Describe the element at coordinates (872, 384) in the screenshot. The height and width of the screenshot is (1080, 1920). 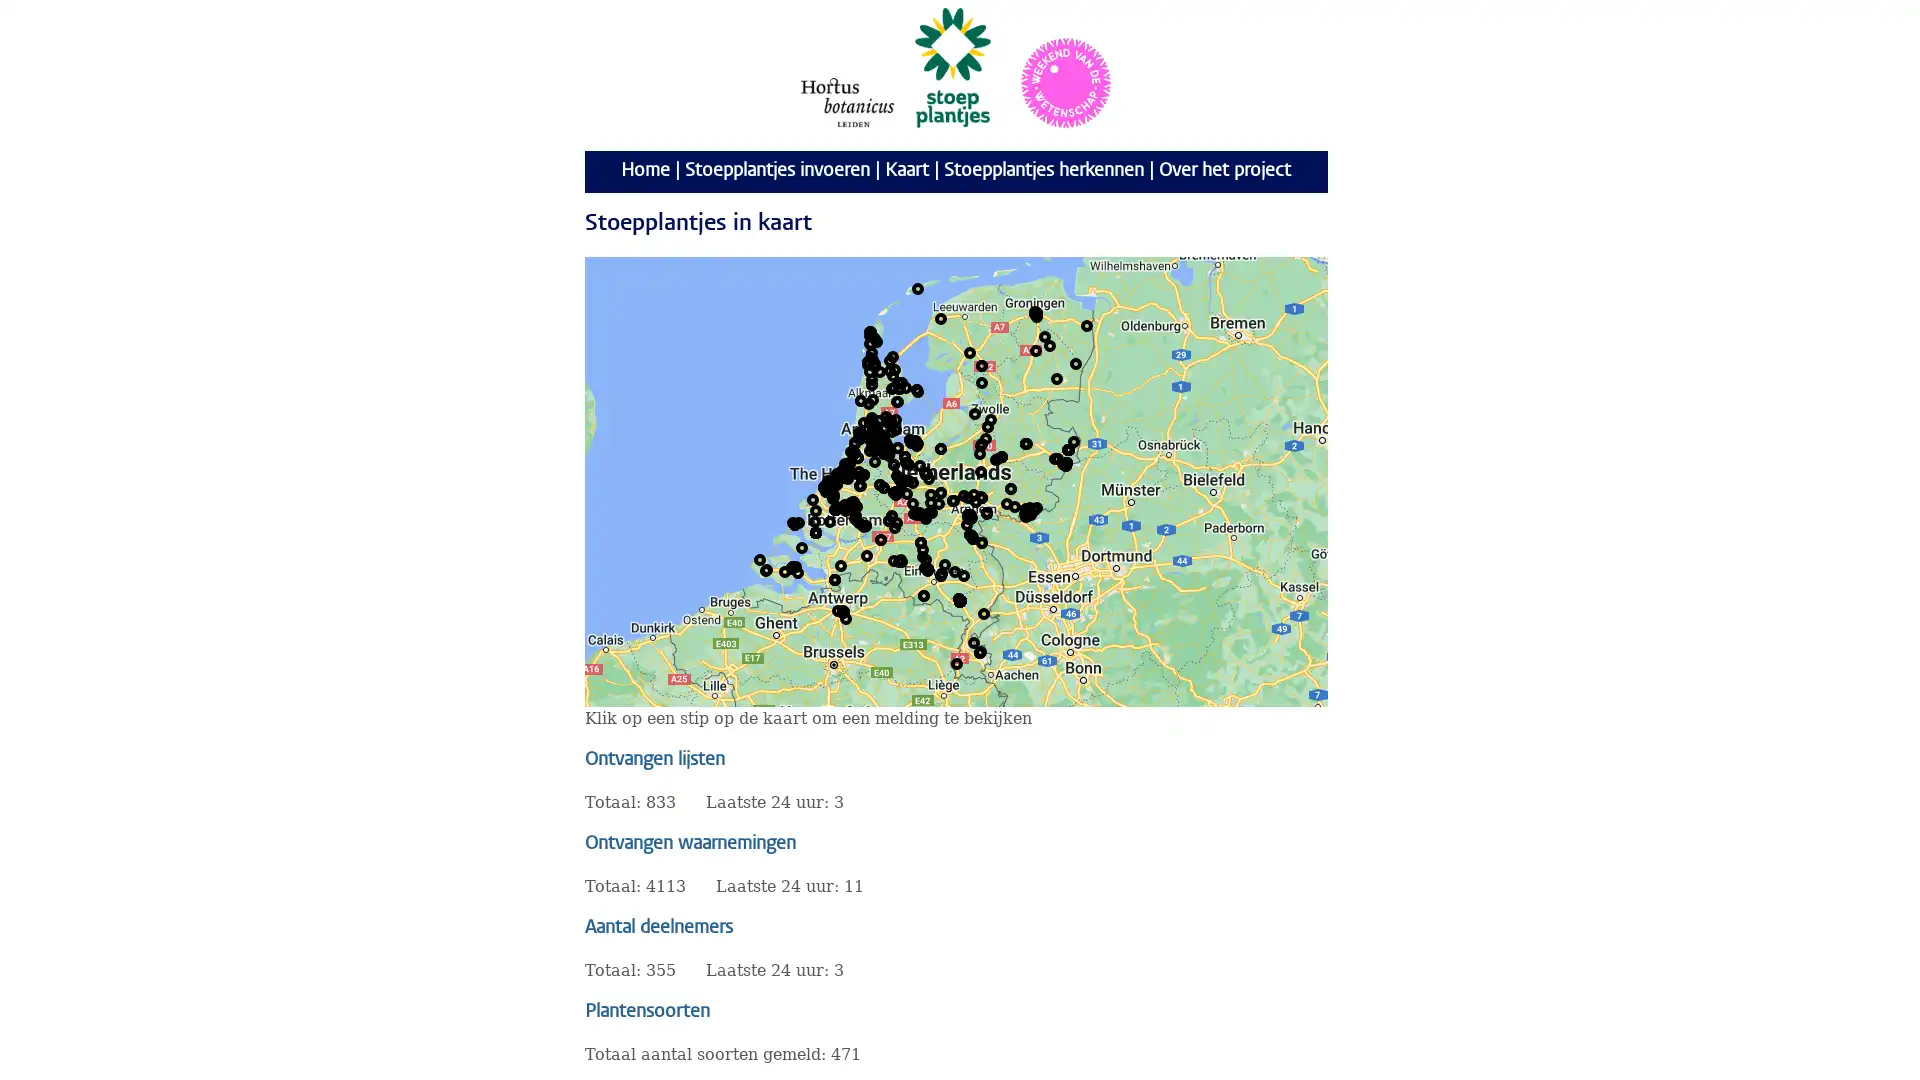
I see `Telling van op 31 maart 2022` at that location.